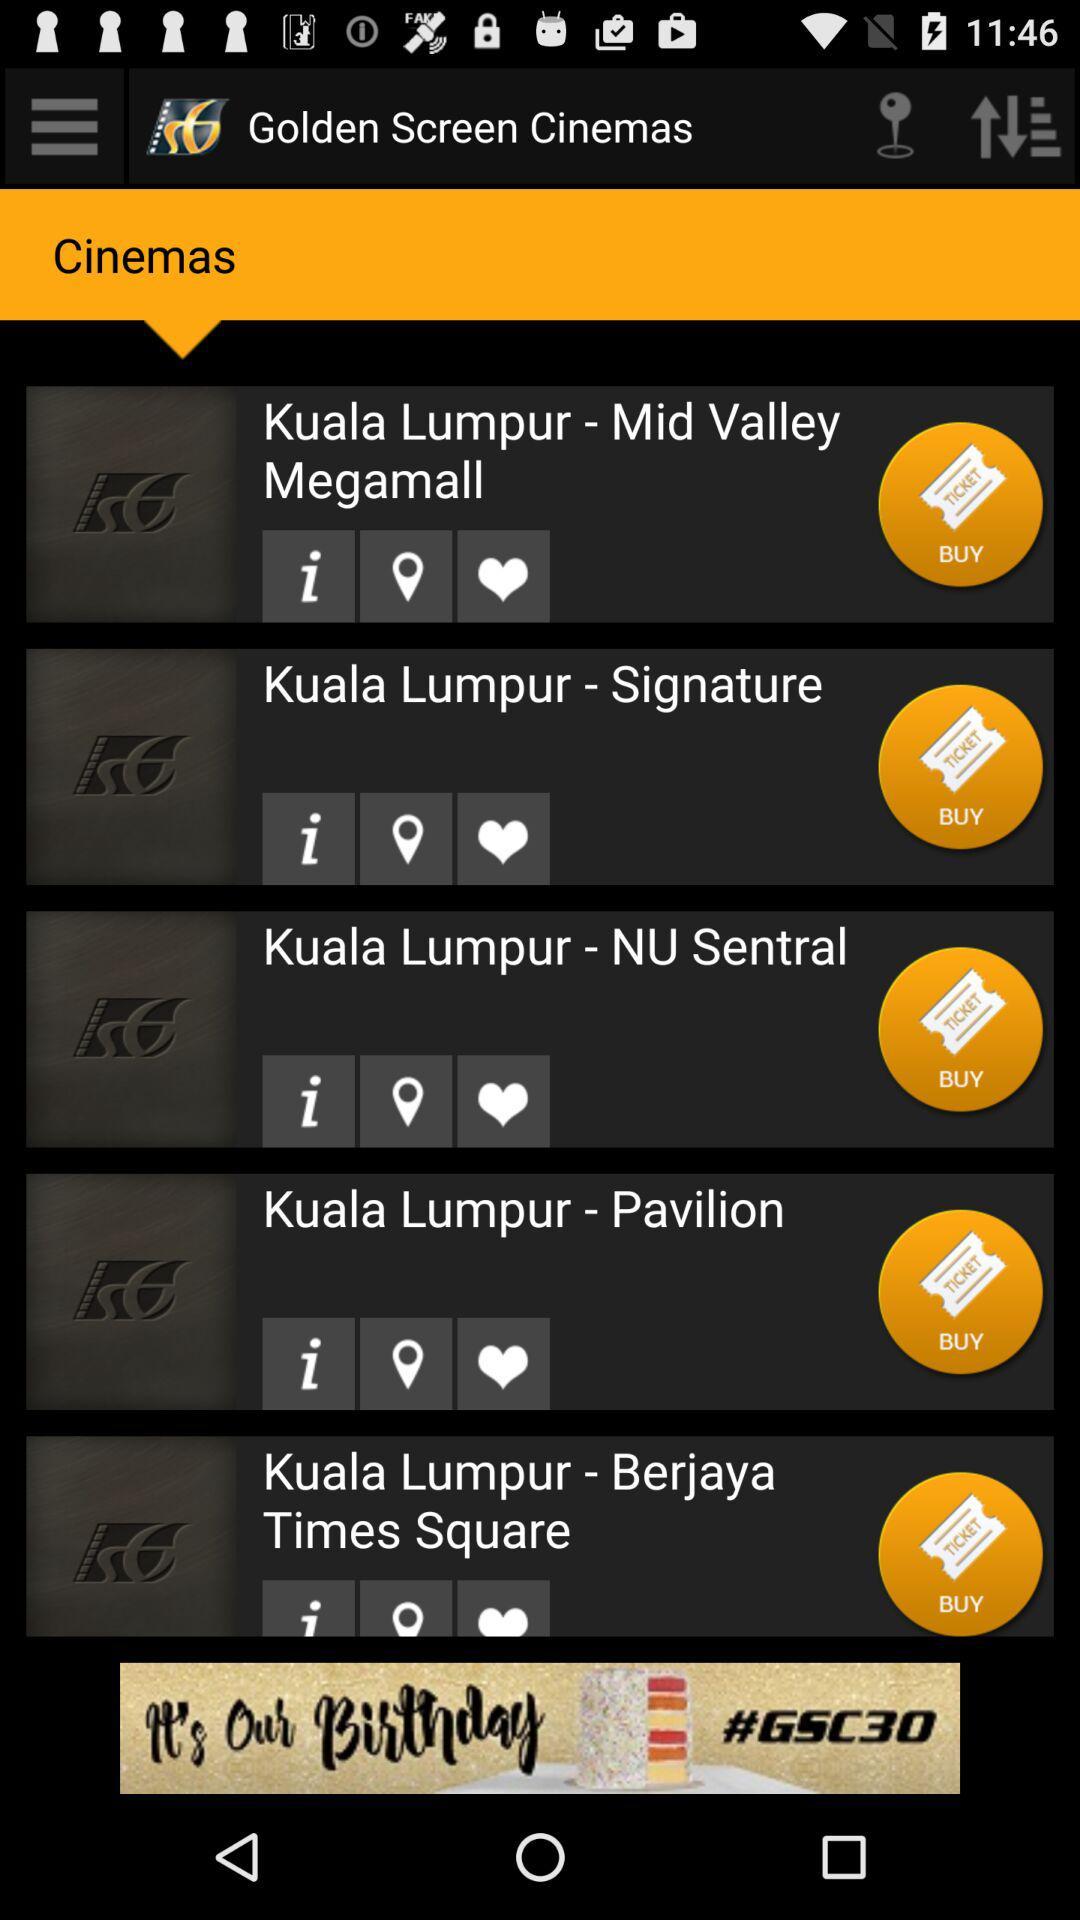 This screenshot has height=1920, width=1080. I want to click on buy button, so click(960, 504).